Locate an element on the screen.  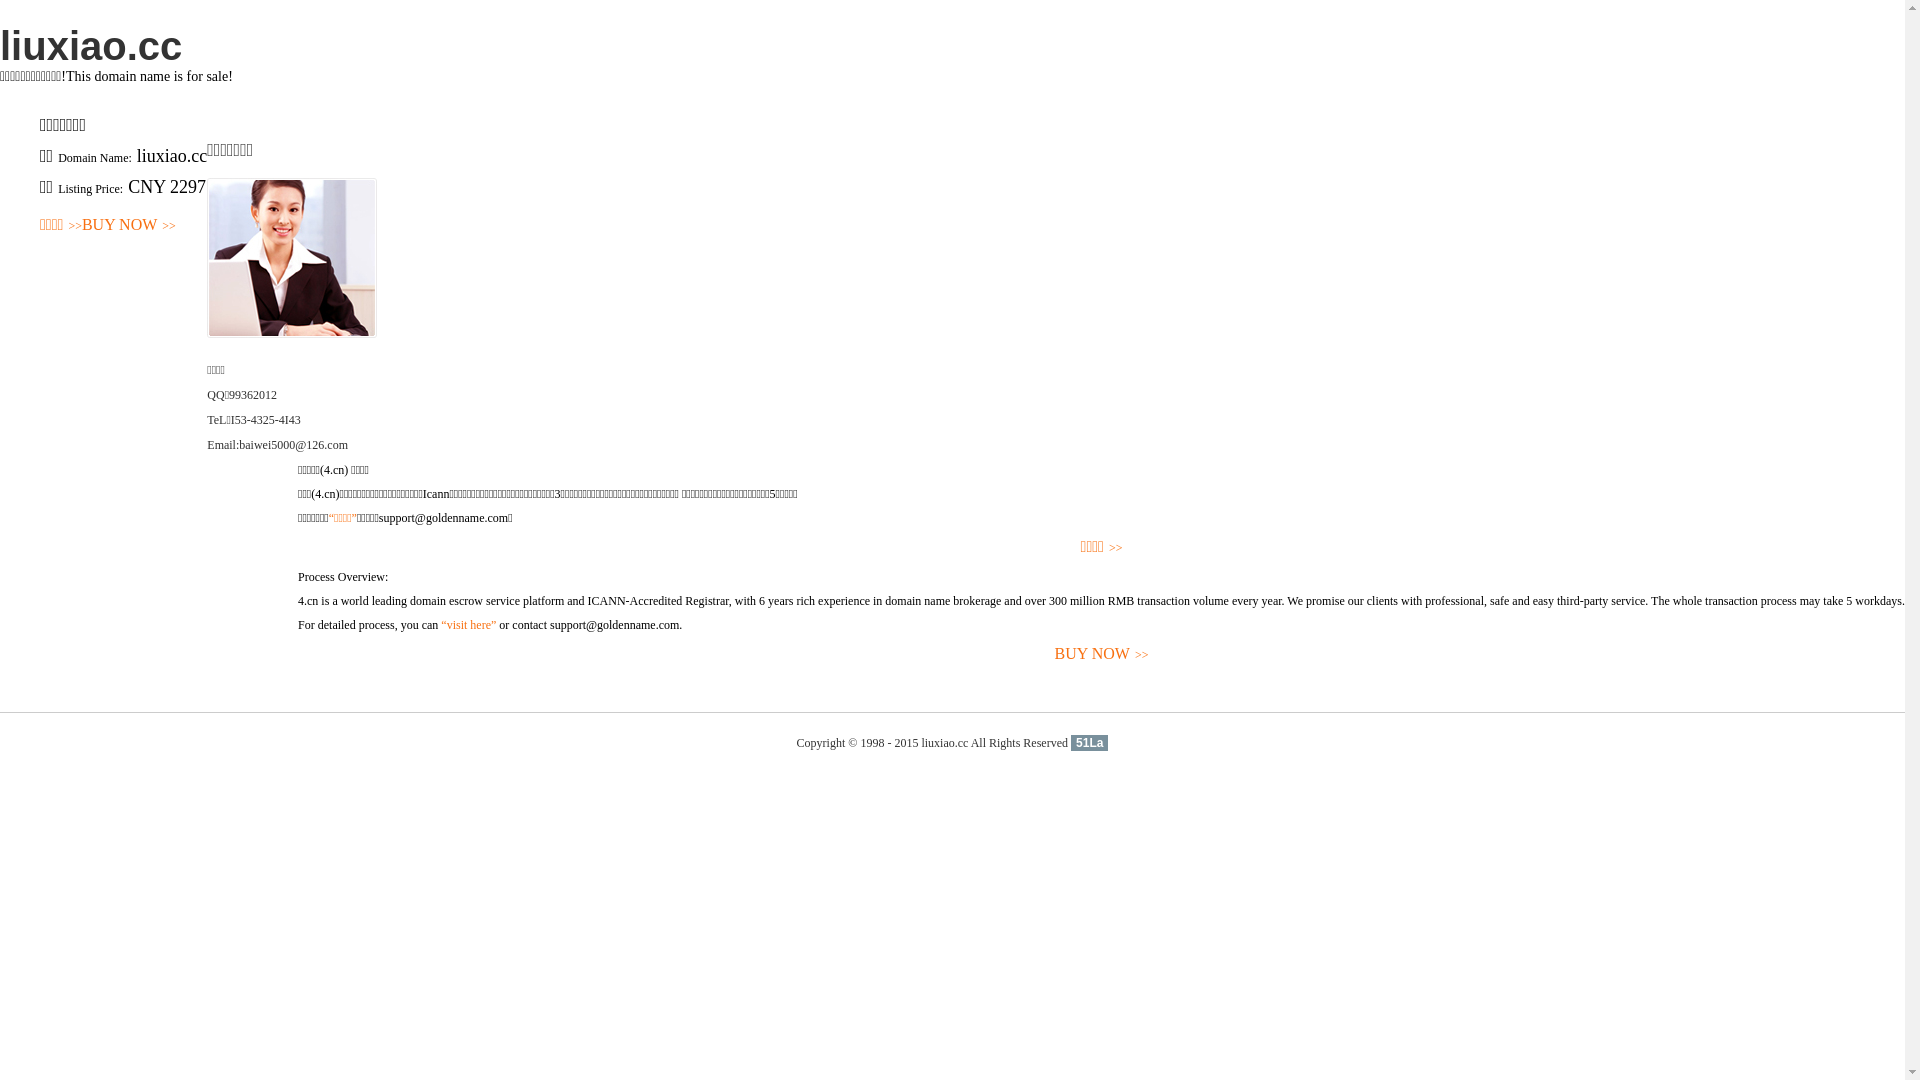
'51La' is located at coordinates (1088, 743).